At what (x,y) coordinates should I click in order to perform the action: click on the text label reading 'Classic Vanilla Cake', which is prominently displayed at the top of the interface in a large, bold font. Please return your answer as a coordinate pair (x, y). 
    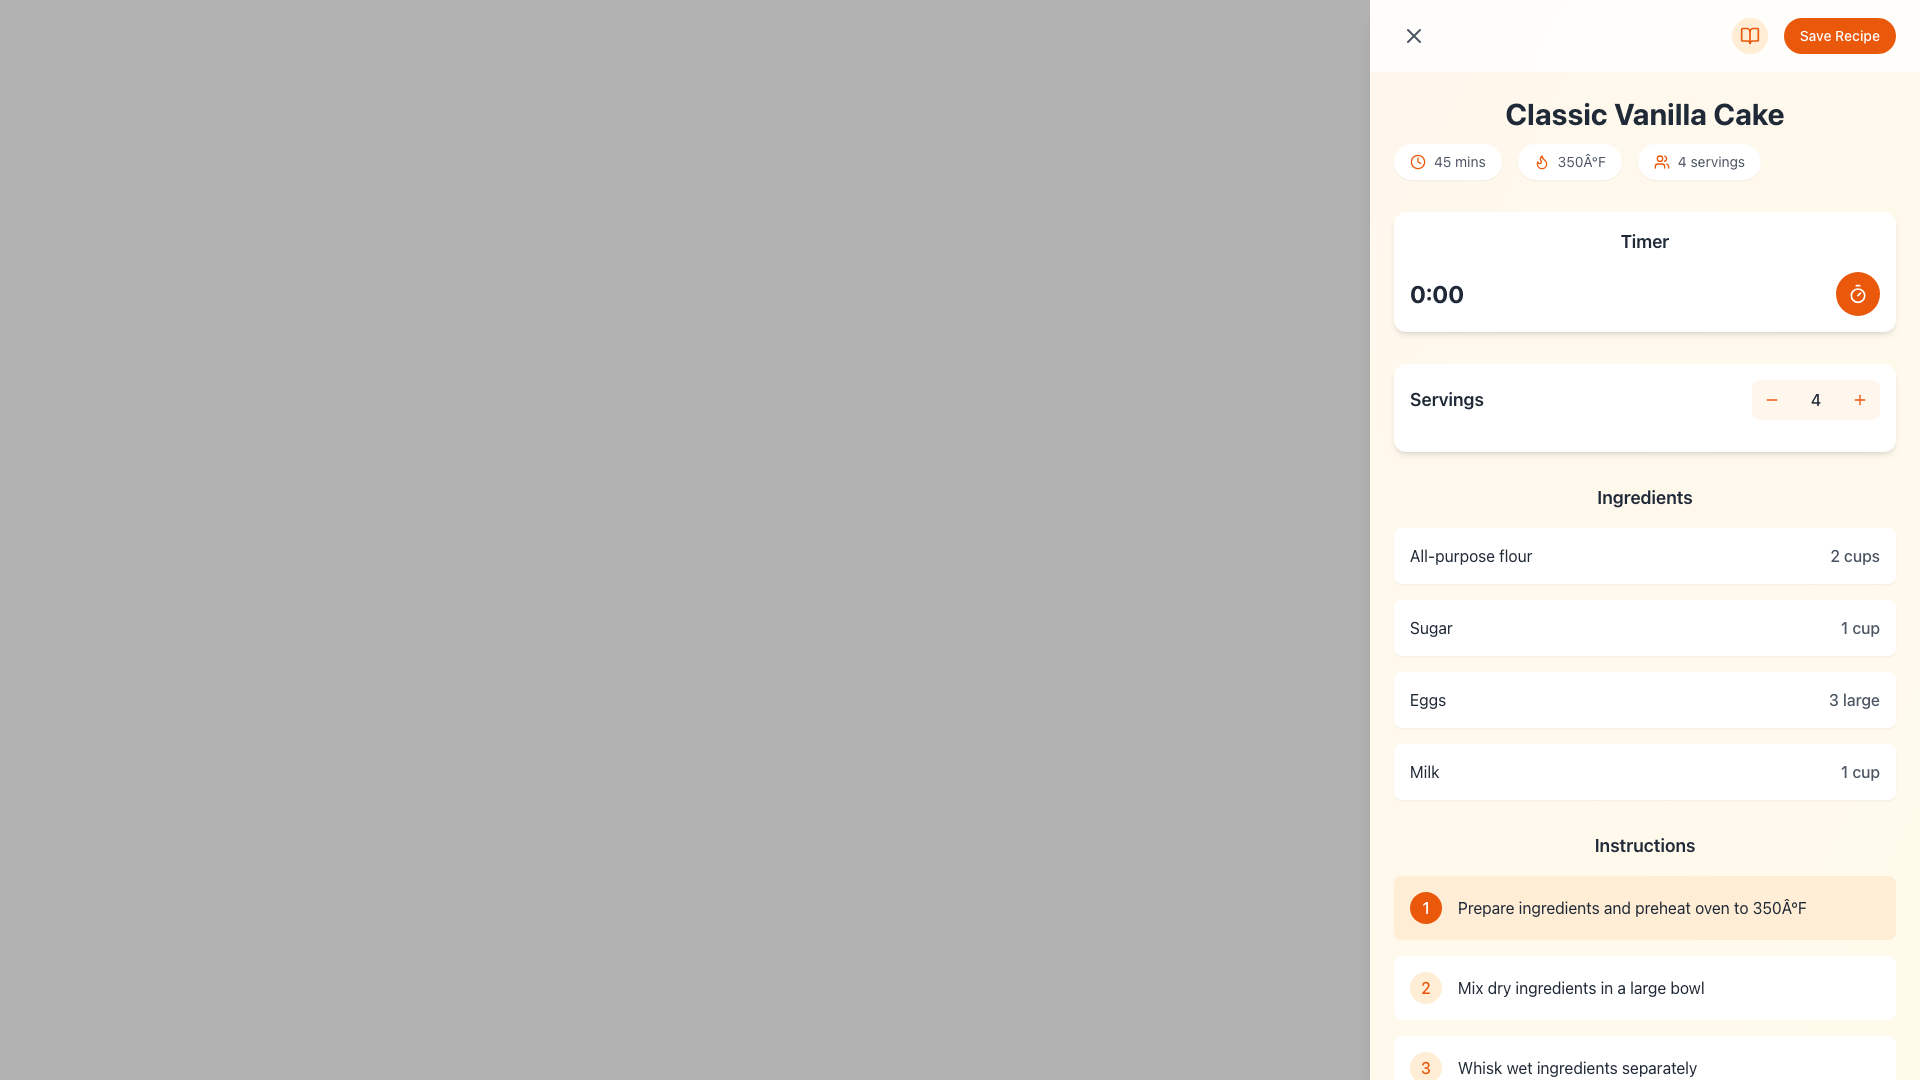
    Looking at the image, I should click on (1645, 114).